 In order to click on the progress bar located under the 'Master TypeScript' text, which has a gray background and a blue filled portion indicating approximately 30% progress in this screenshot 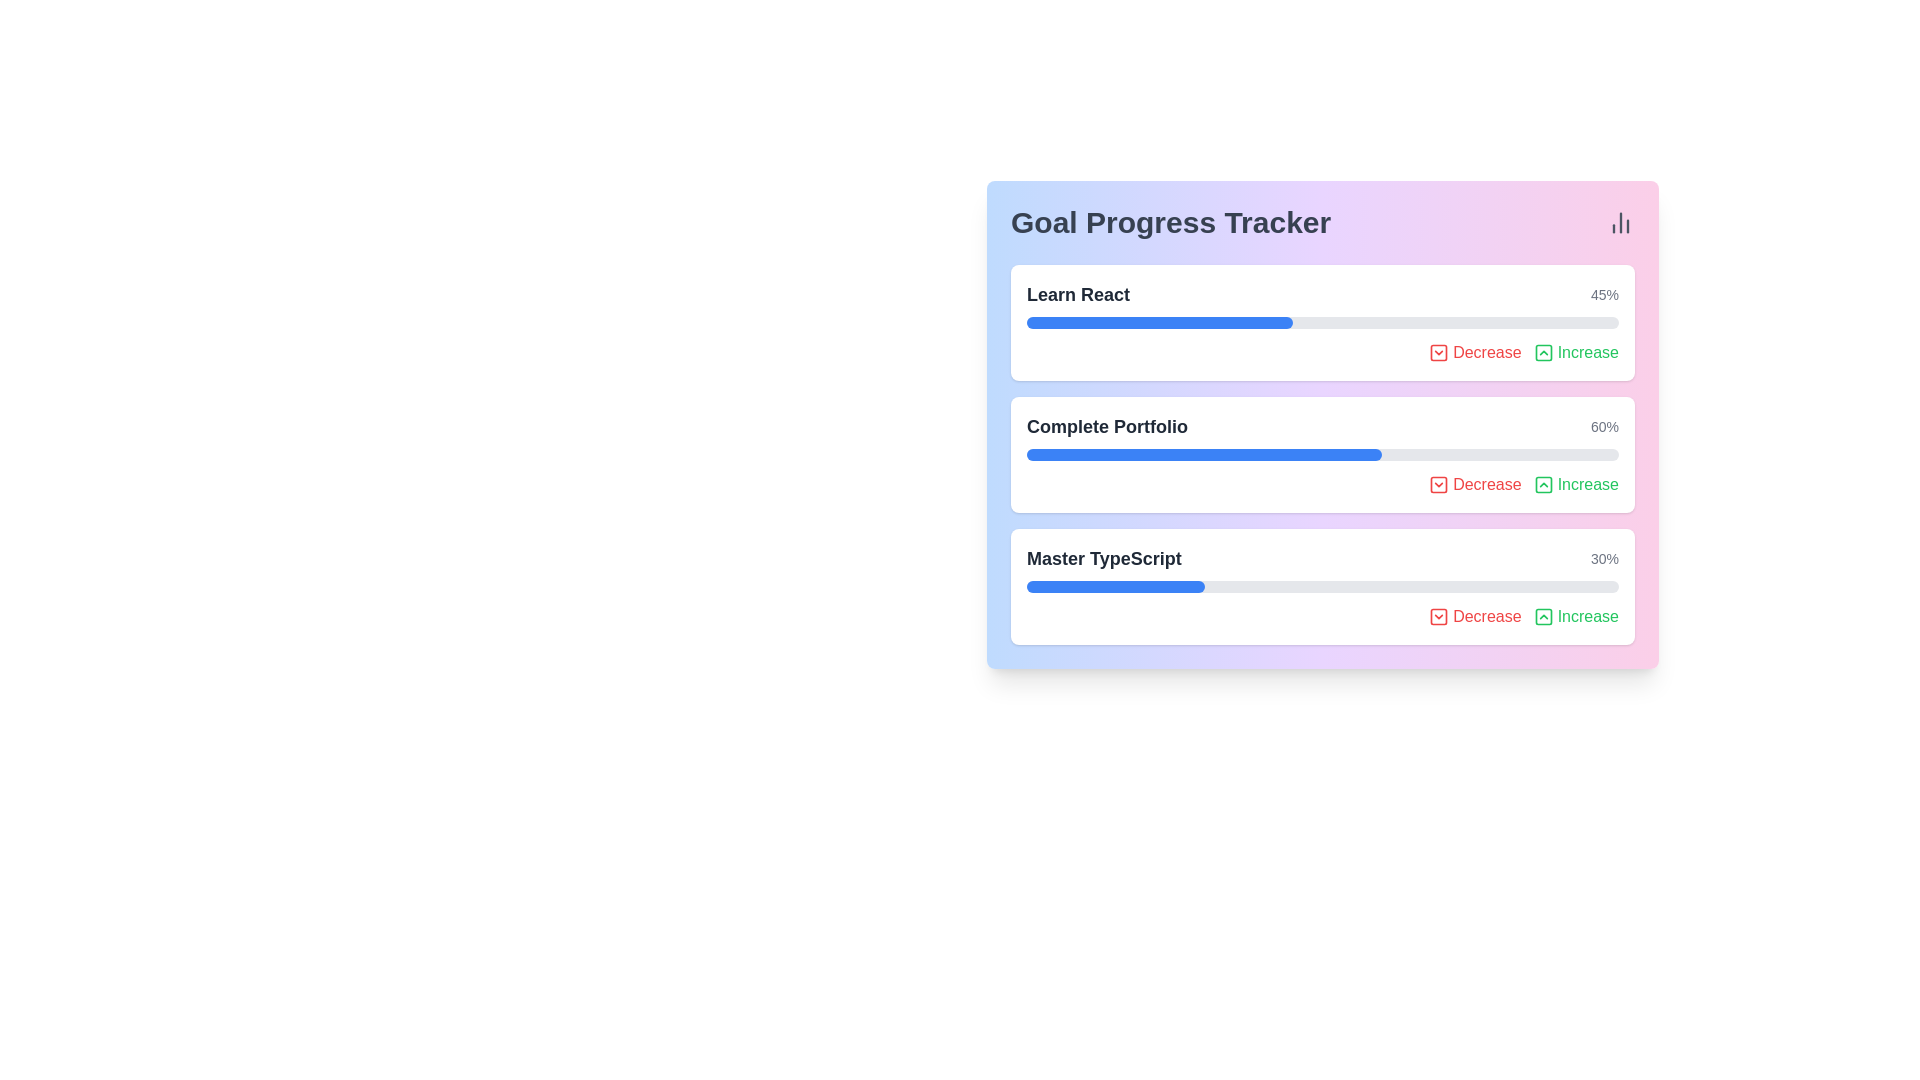, I will do `click(1323, 585)`.